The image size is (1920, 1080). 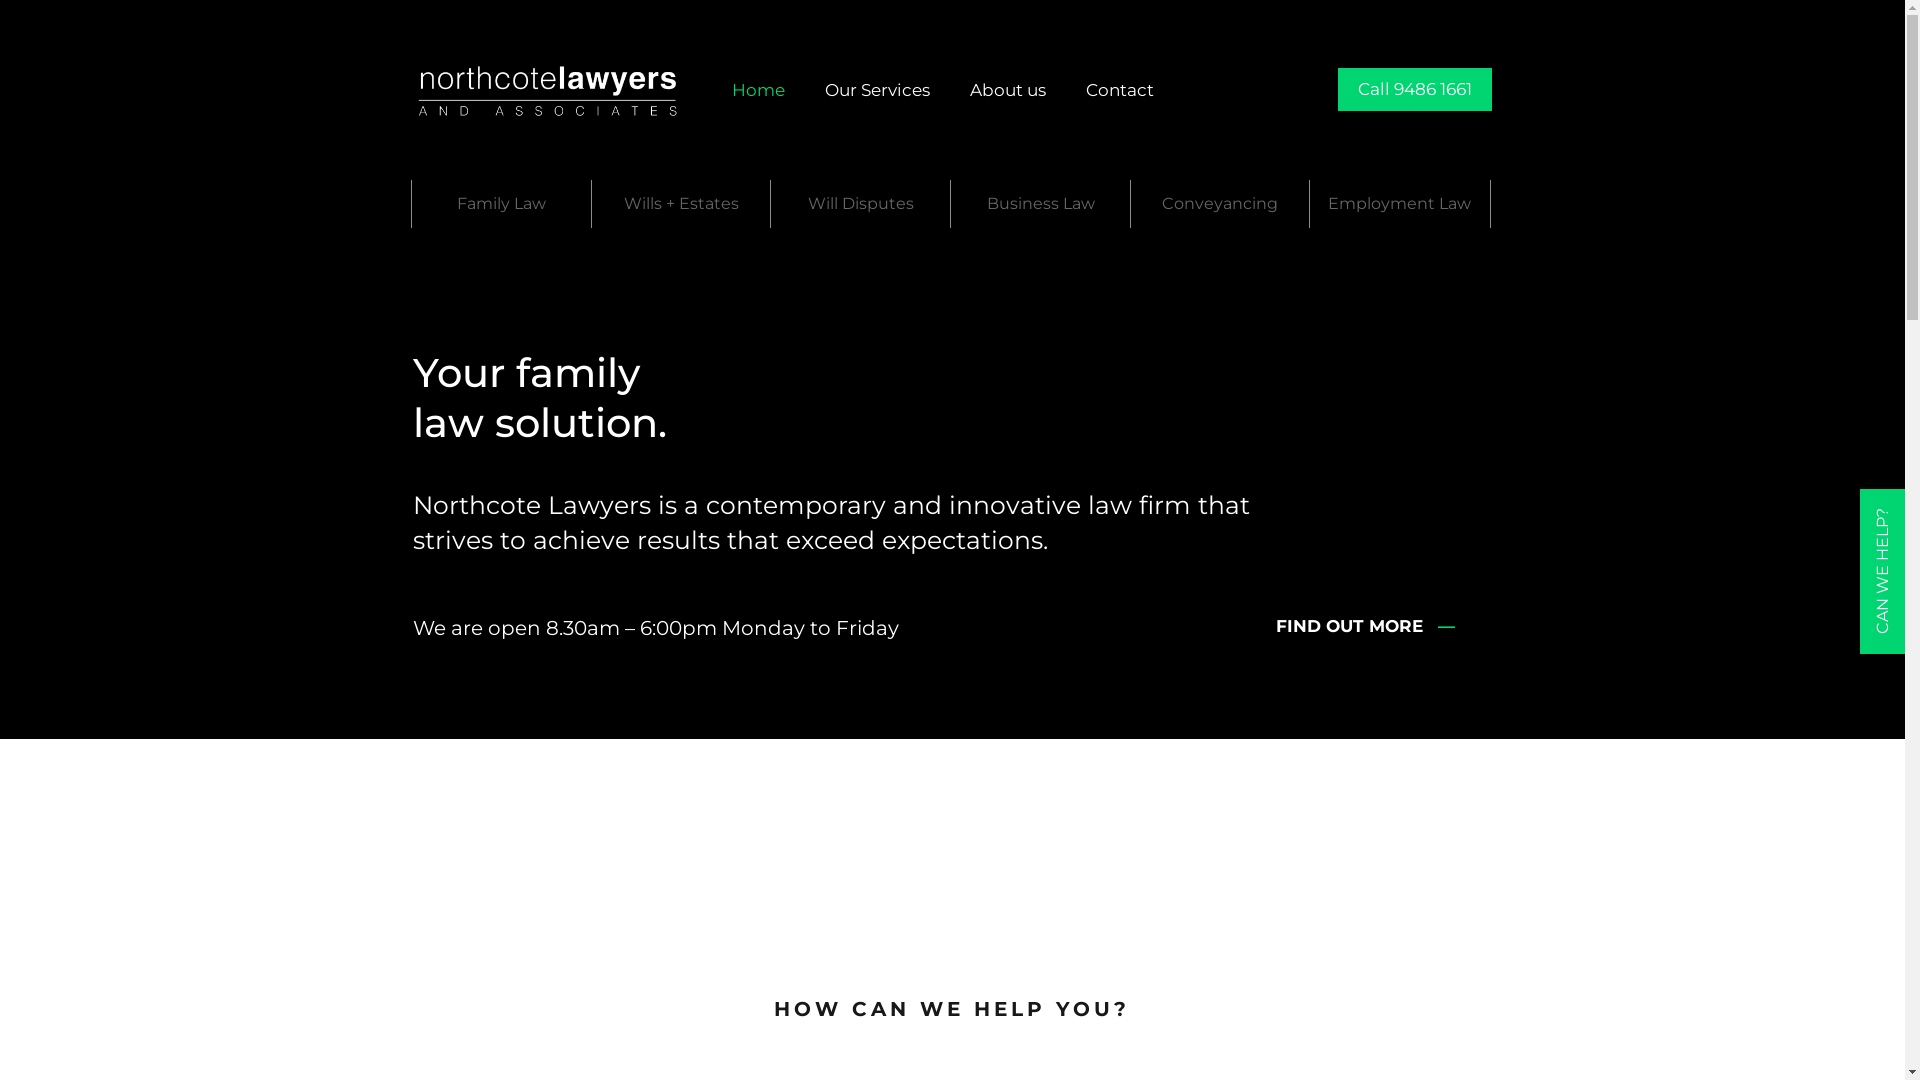 I want to click on 'About us', so click(x=1008, y=88).